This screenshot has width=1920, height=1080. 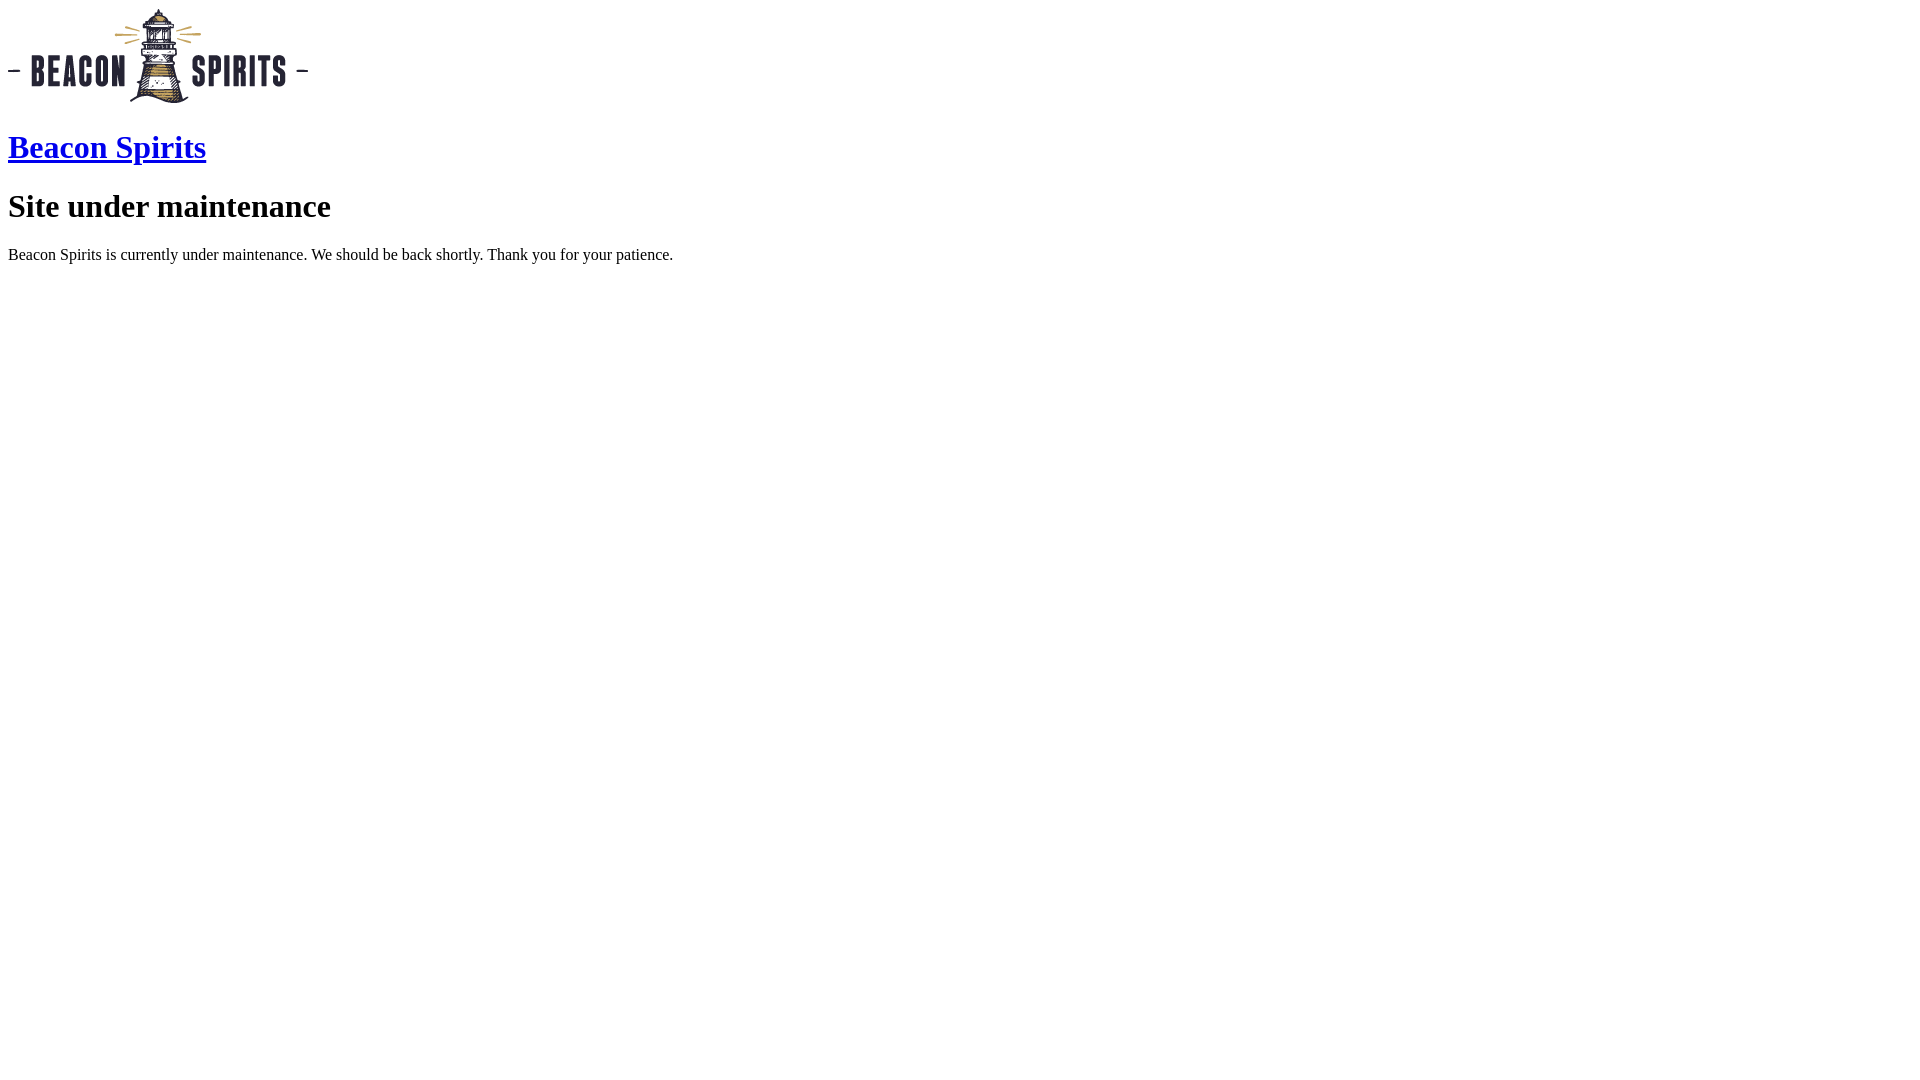 I want to click on 'Beacon Spirits', so click(x=105, y=145).